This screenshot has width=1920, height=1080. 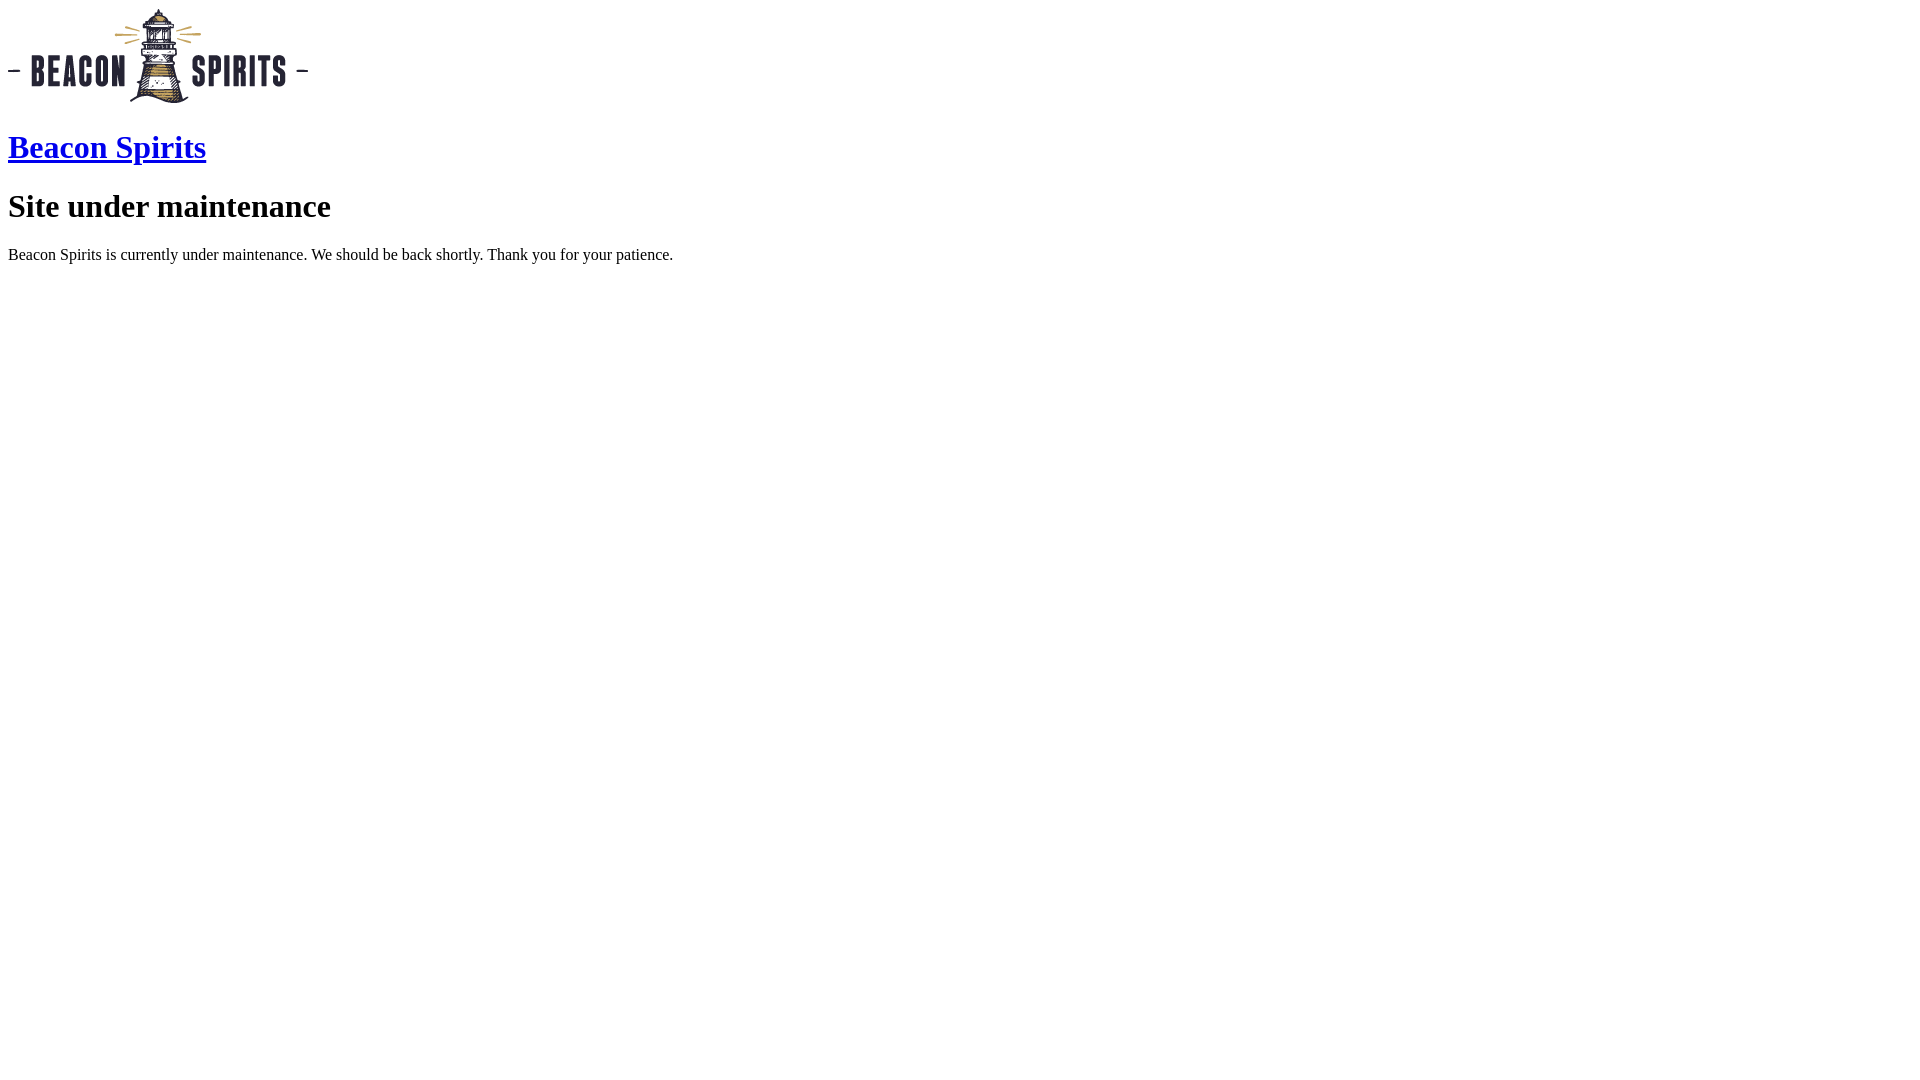 I want to click on 'Beacon Spirits', so click(x=105, y=145).